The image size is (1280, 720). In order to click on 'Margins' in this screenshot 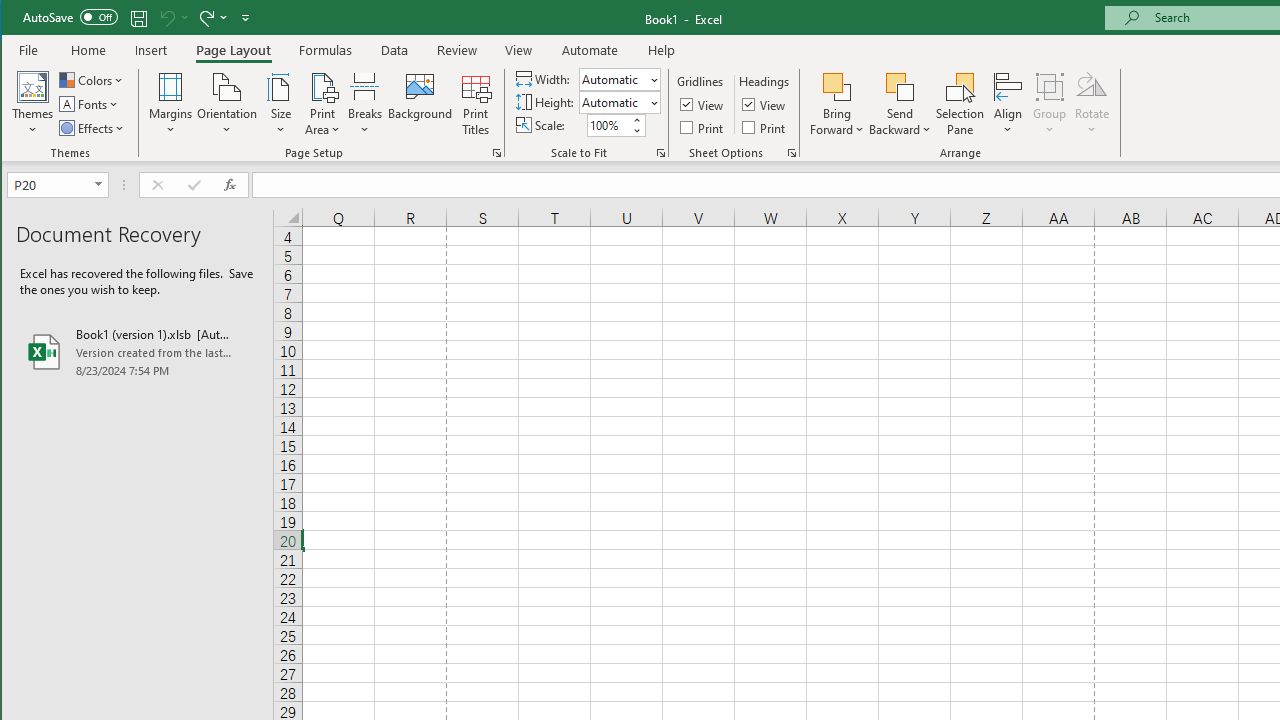, I will do `click(170, 104)`.